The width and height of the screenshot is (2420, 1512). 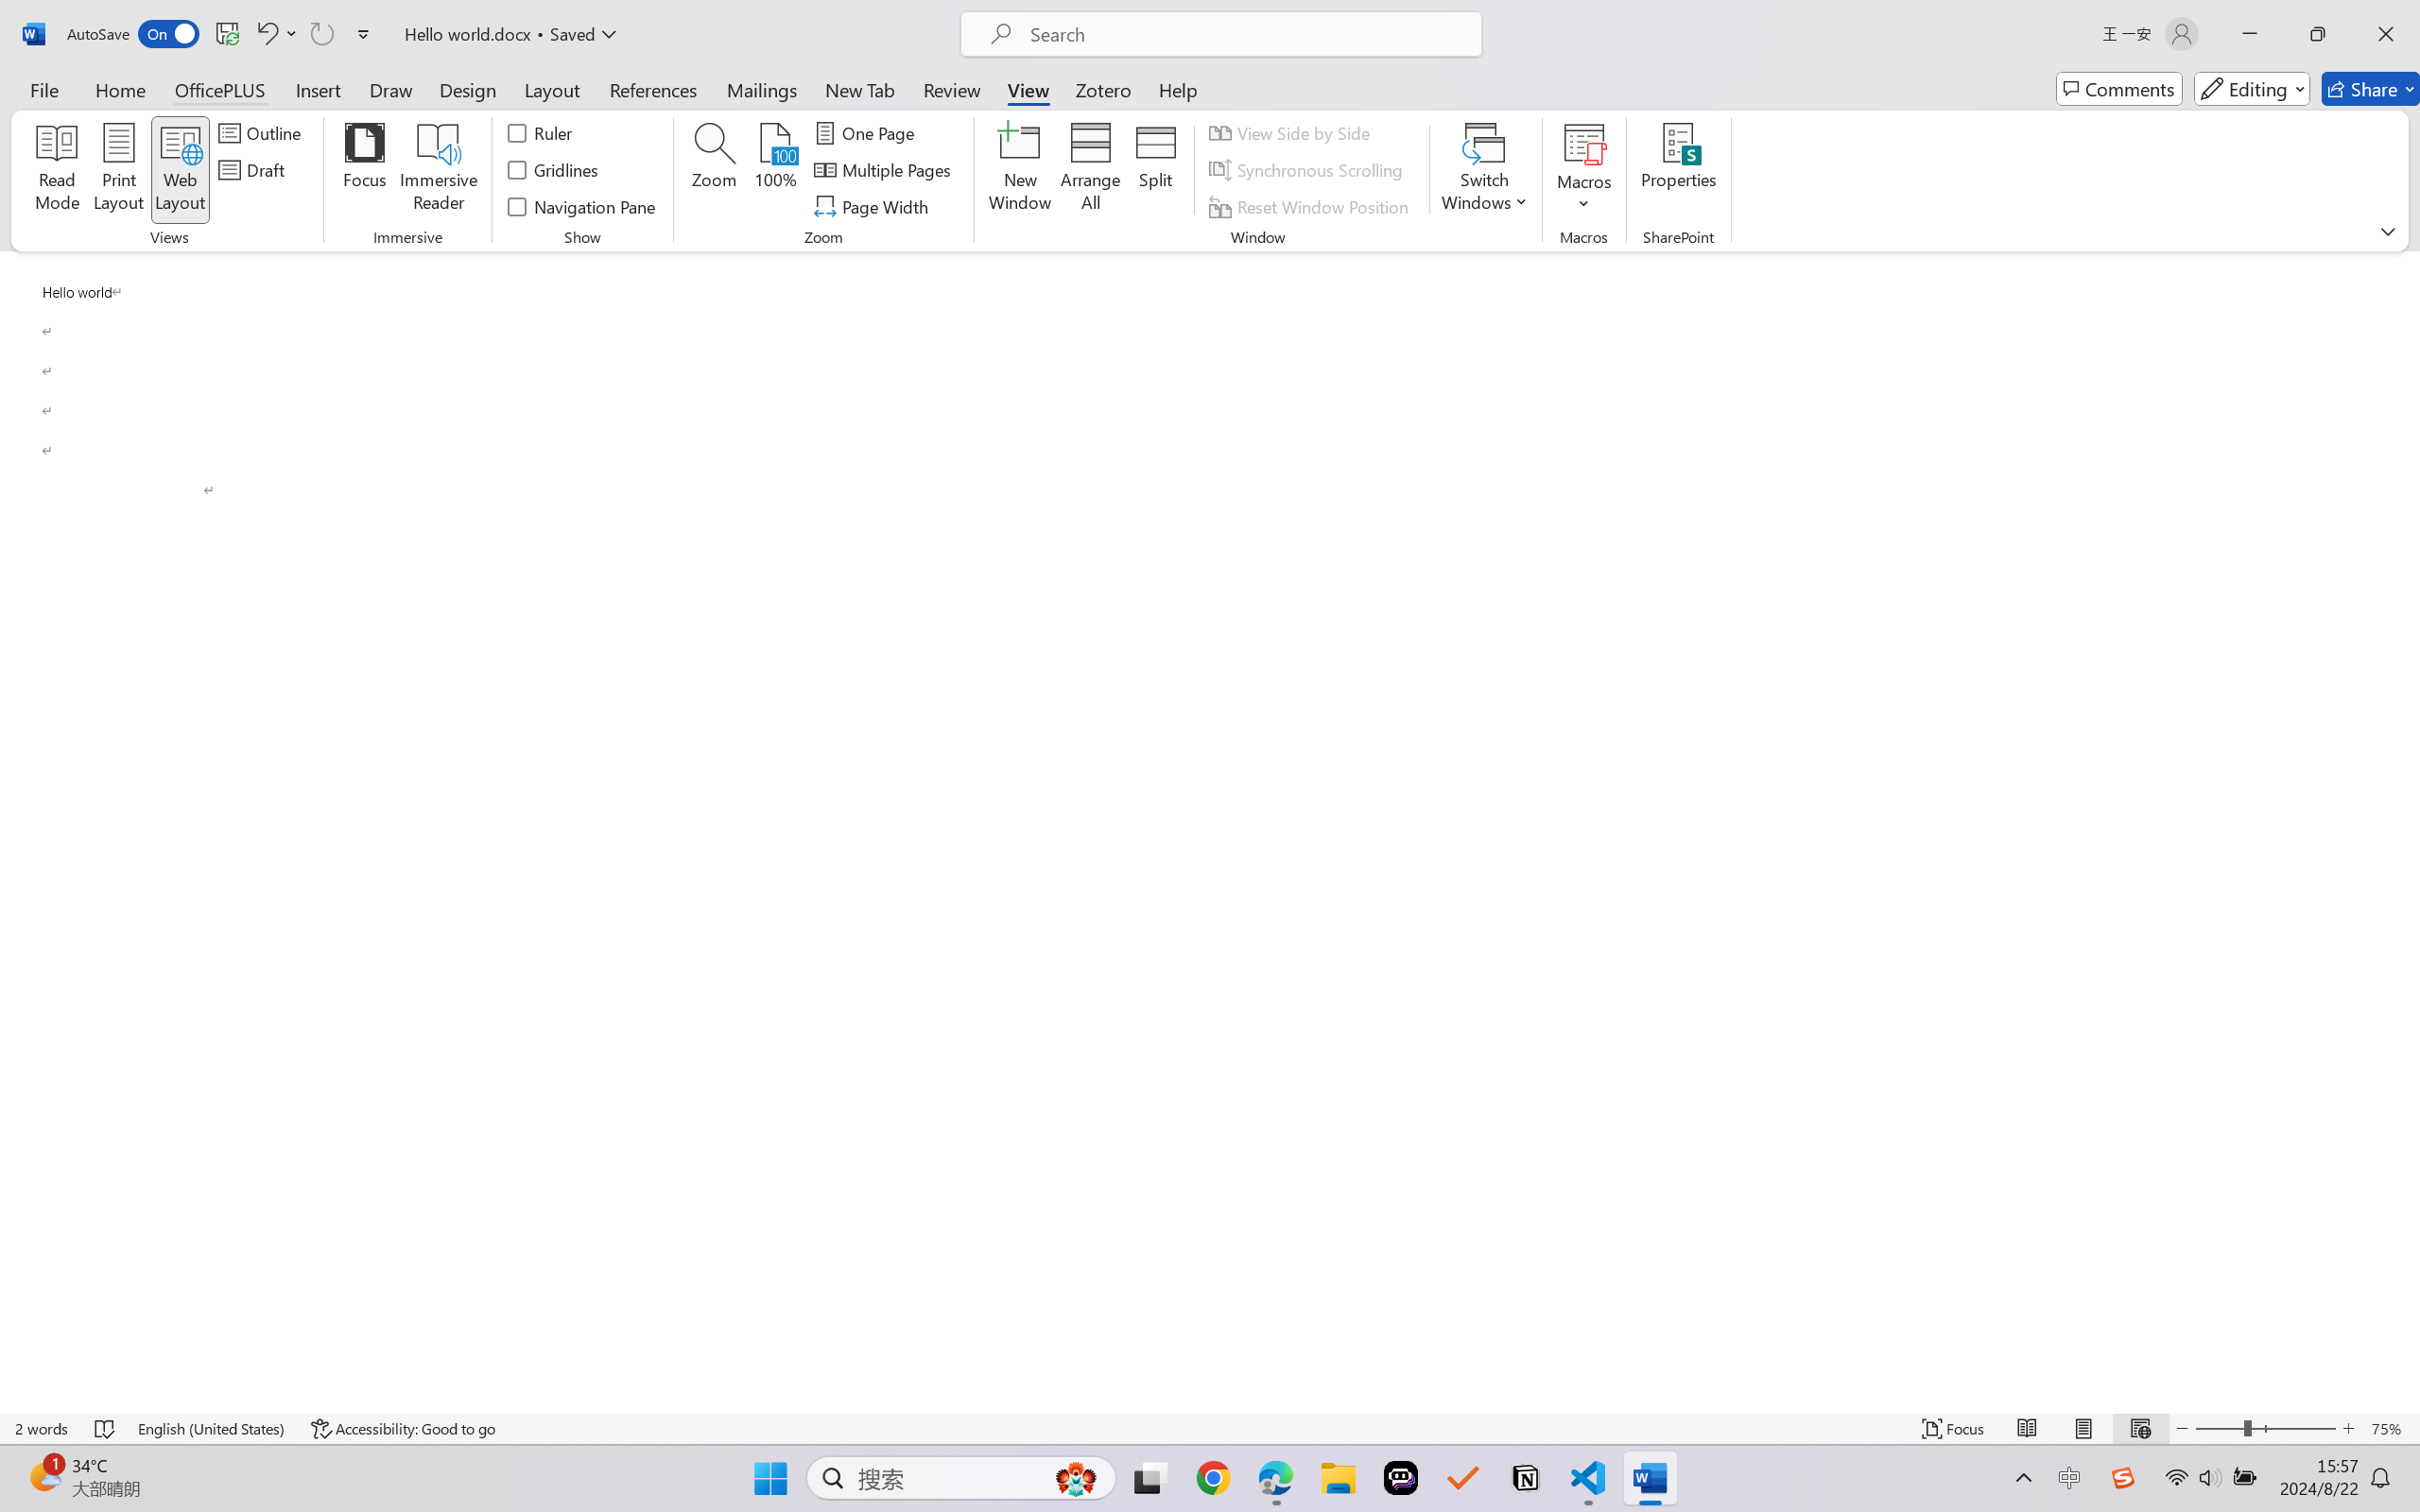 I want to click on 'View', so click(x=1028, y=88).